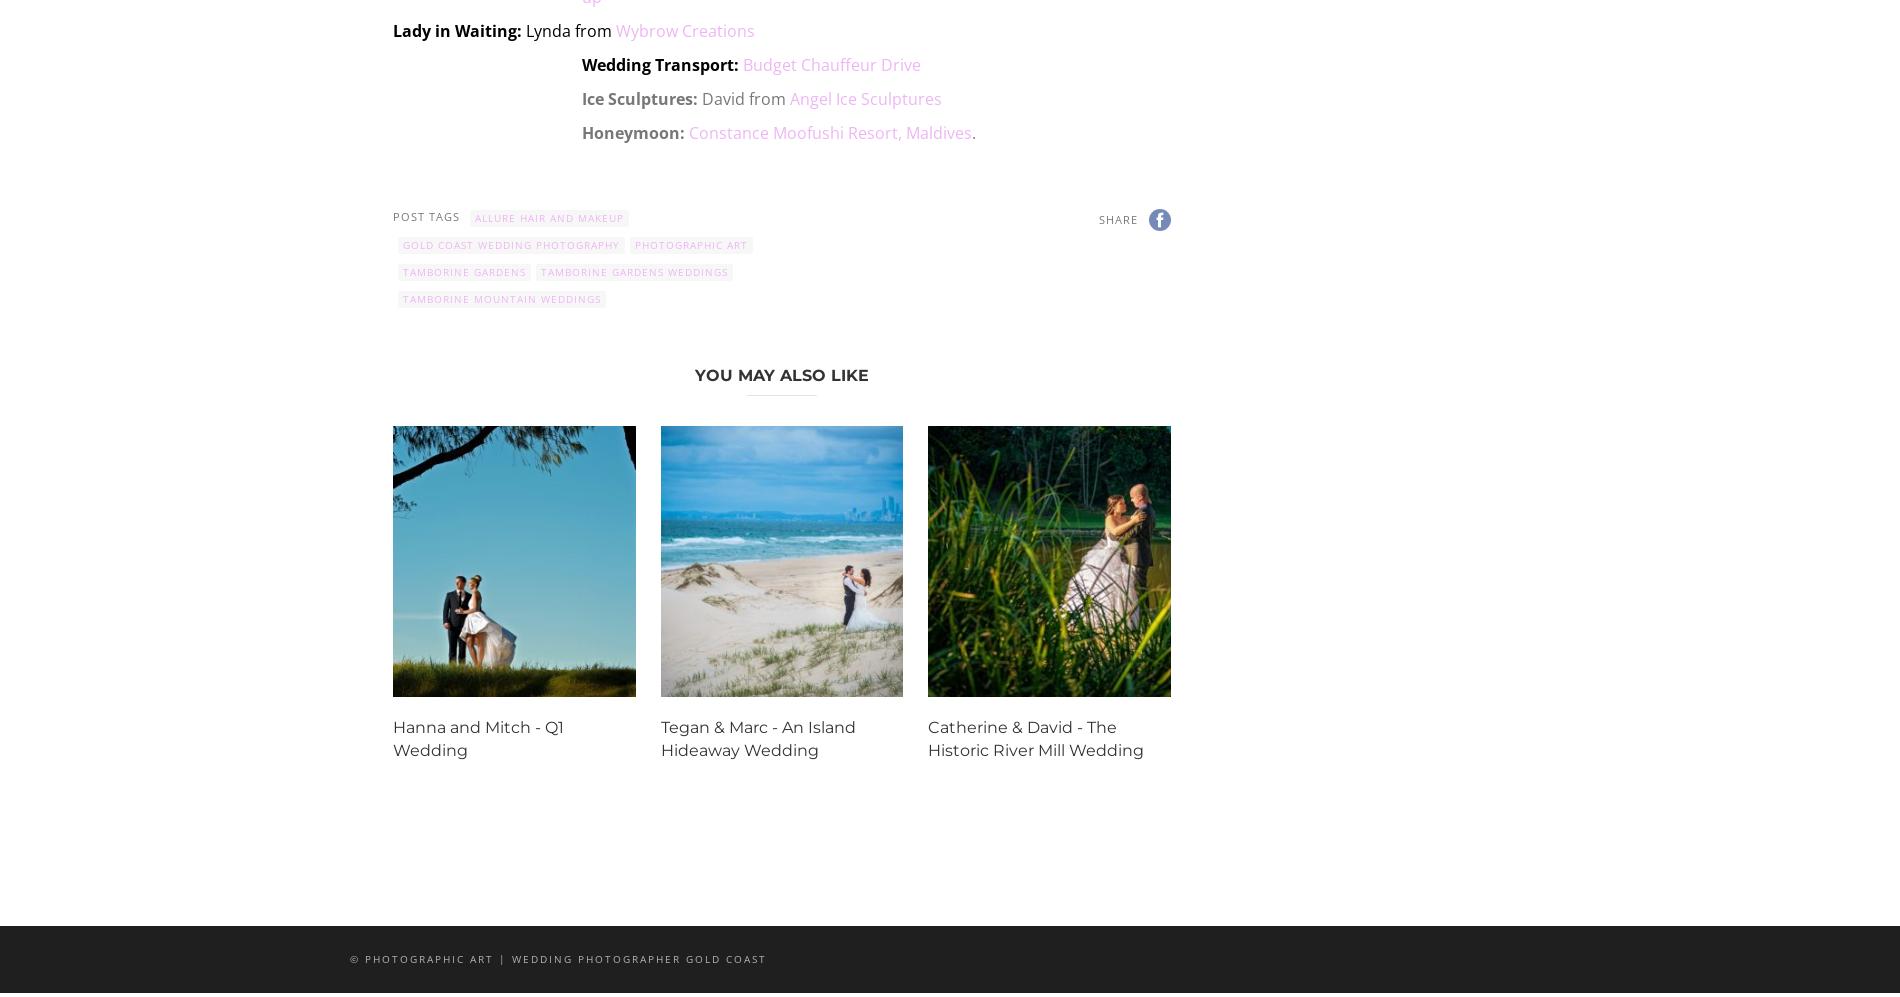 The height and width of the screenshot is (997, 1900). What do you see at coordinates (831, 64) in the screenshot?
I see `'Budget Chauffeur Drive'` at bounding box center [831, 64].